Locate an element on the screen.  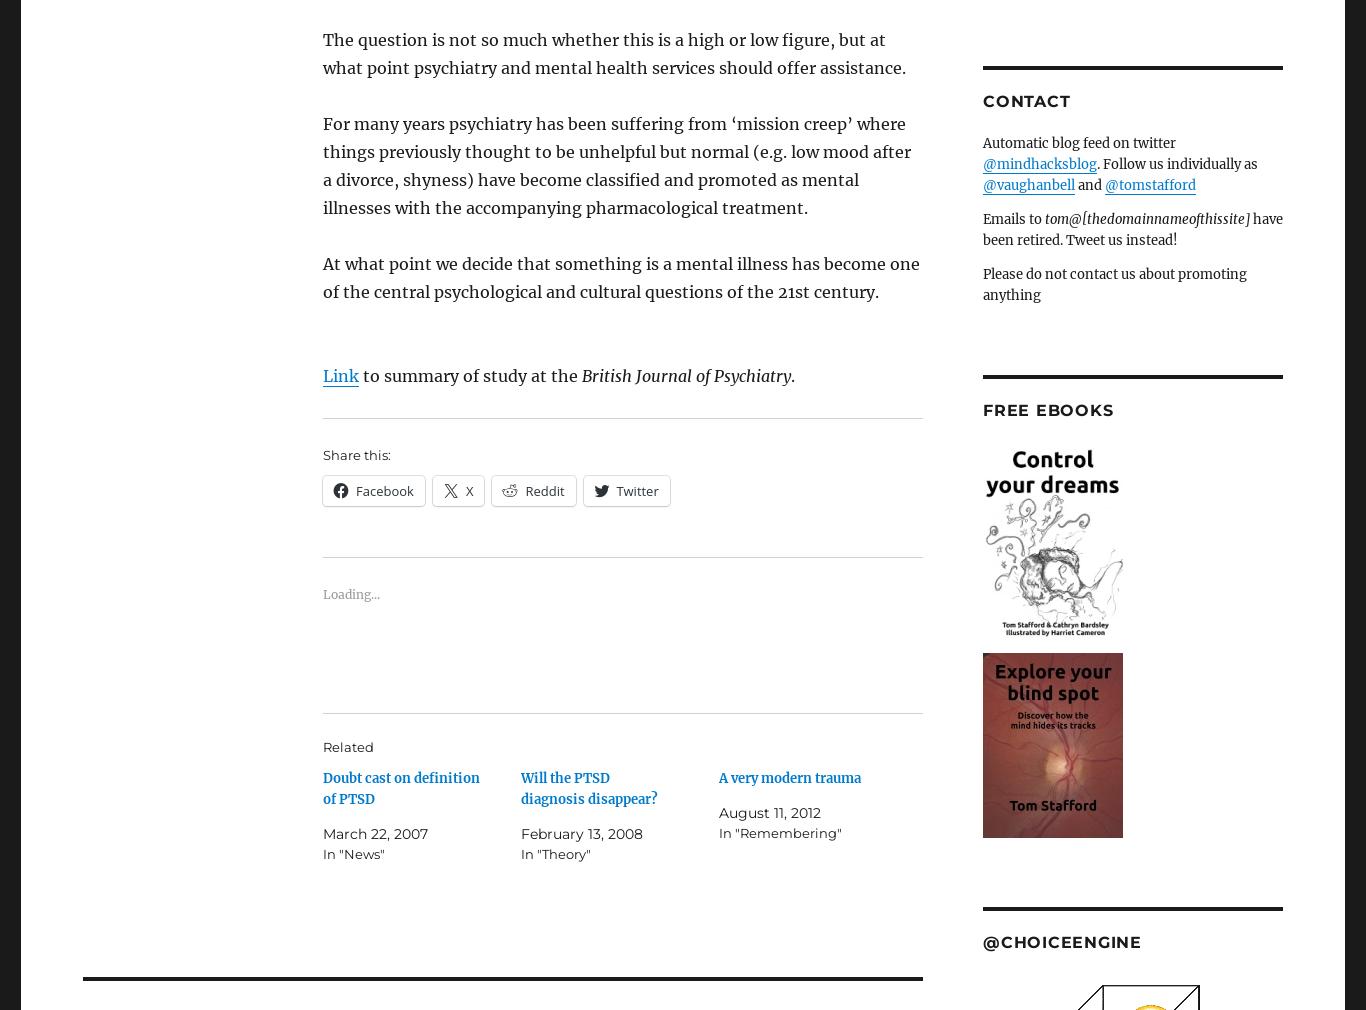
'British Journal of Psychiatry' is located at coordinates (686, 376).